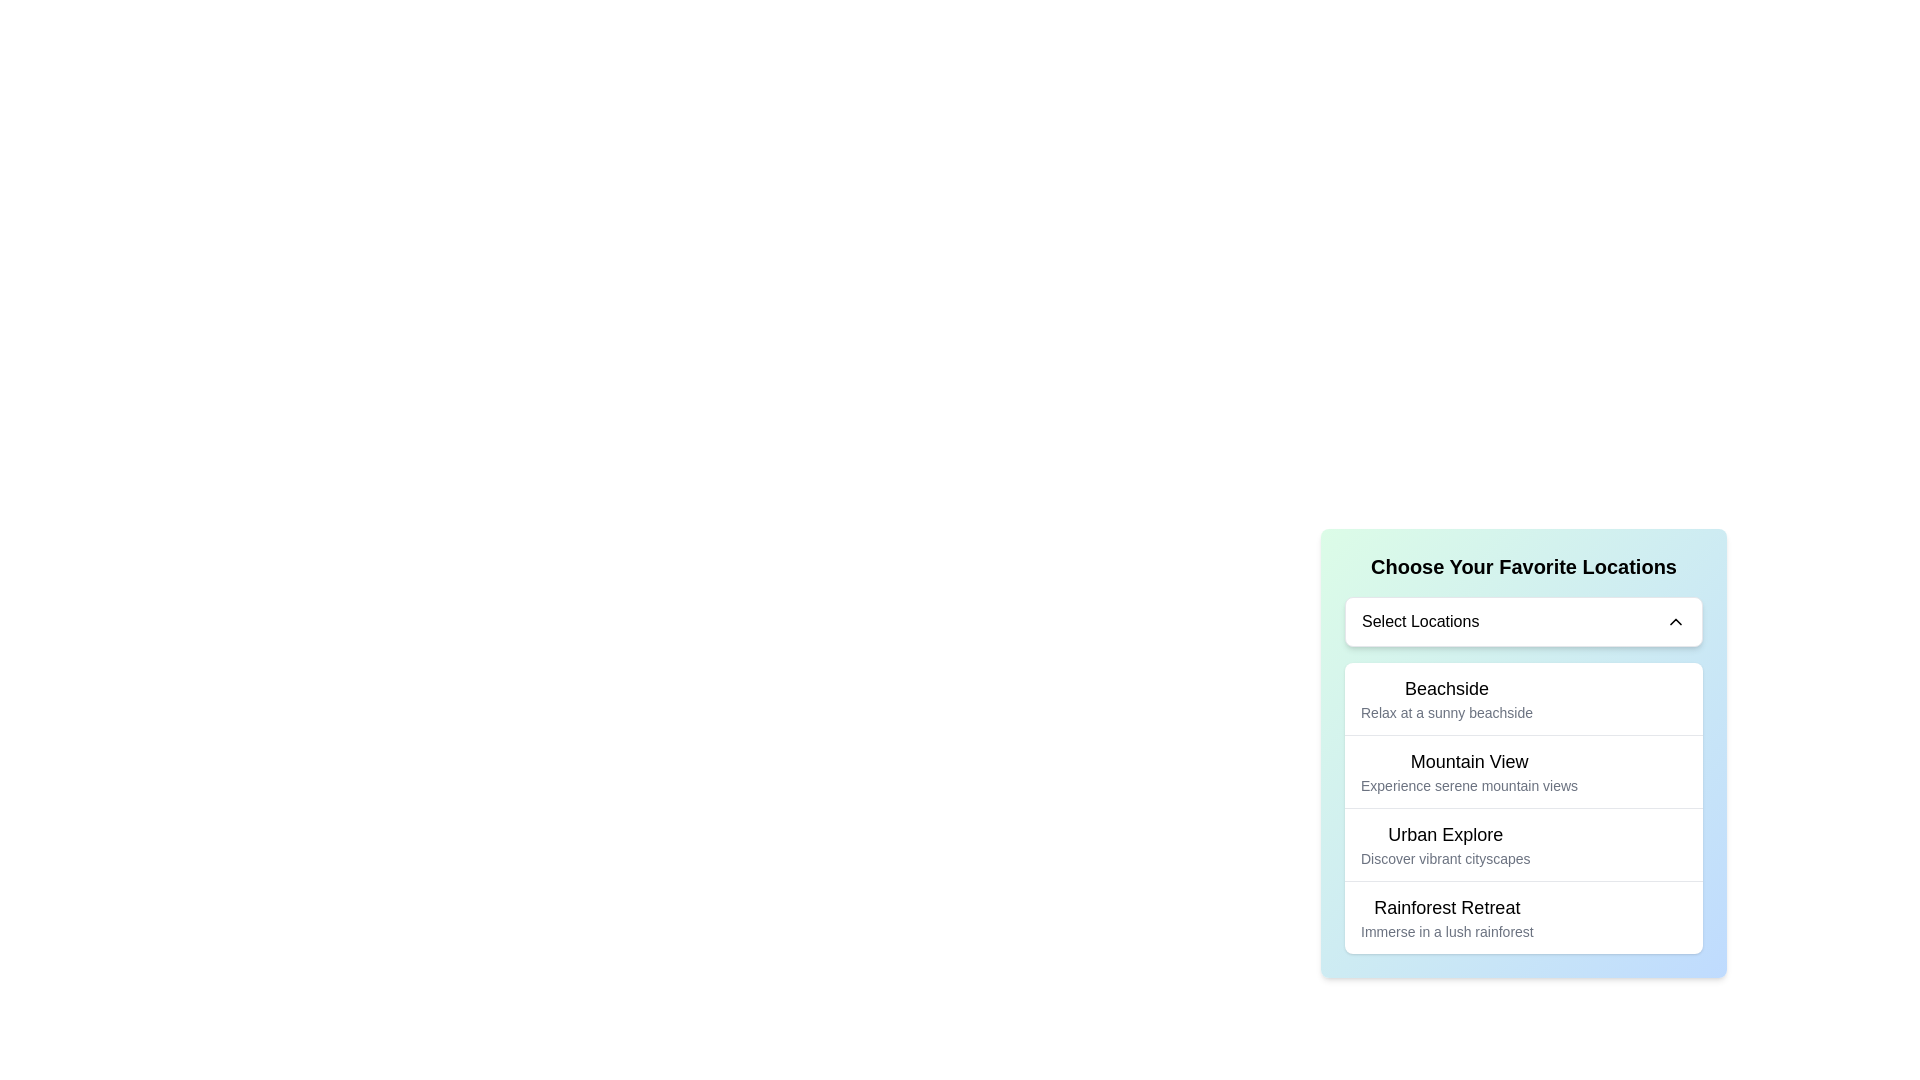 Image resolution: width=1920 pixels, height=1080 pixels. Describe the element at coordinates (1445, 834) in the screenshot. I see `the text label displaying 'Urban Explore', which is prominently styled and located in the third option block under 'Choose Your Favorite Locations'` at that location.